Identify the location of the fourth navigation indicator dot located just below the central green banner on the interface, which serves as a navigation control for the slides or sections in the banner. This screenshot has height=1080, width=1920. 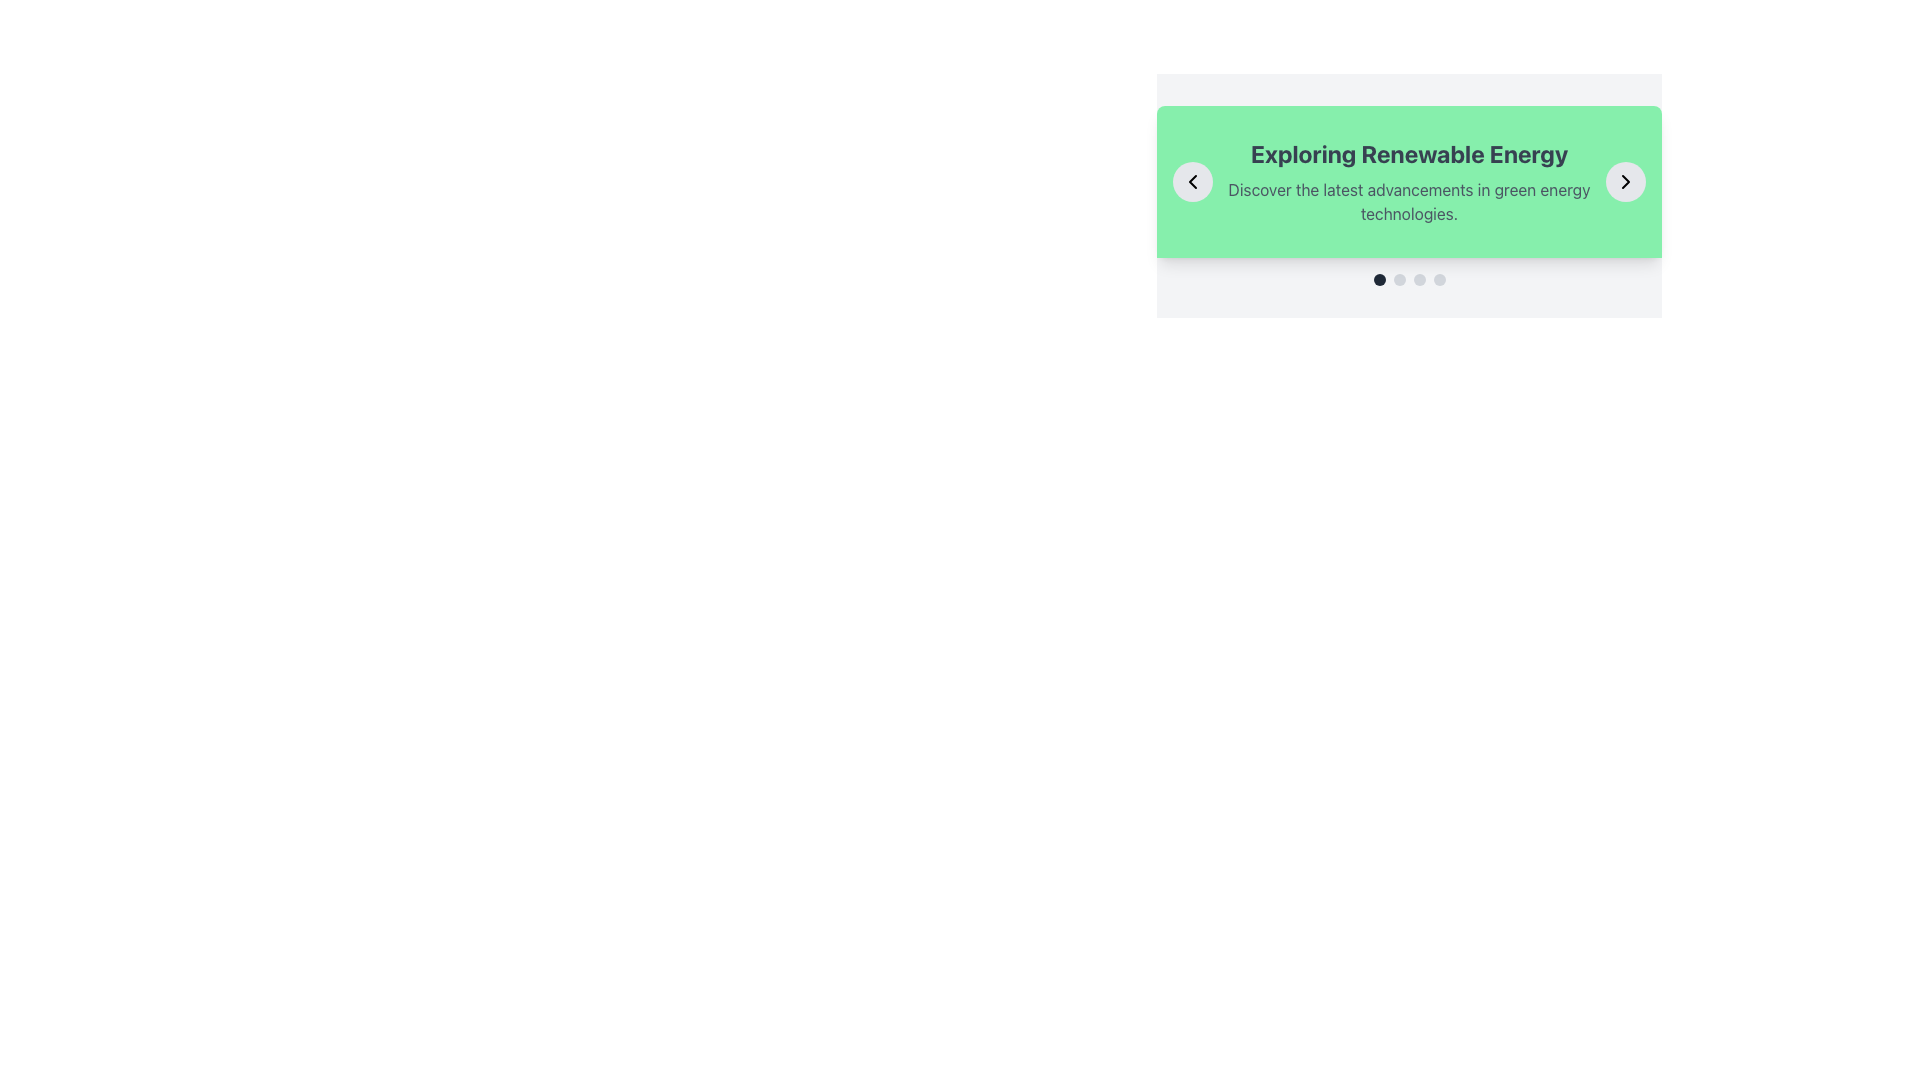
(1438, 280).